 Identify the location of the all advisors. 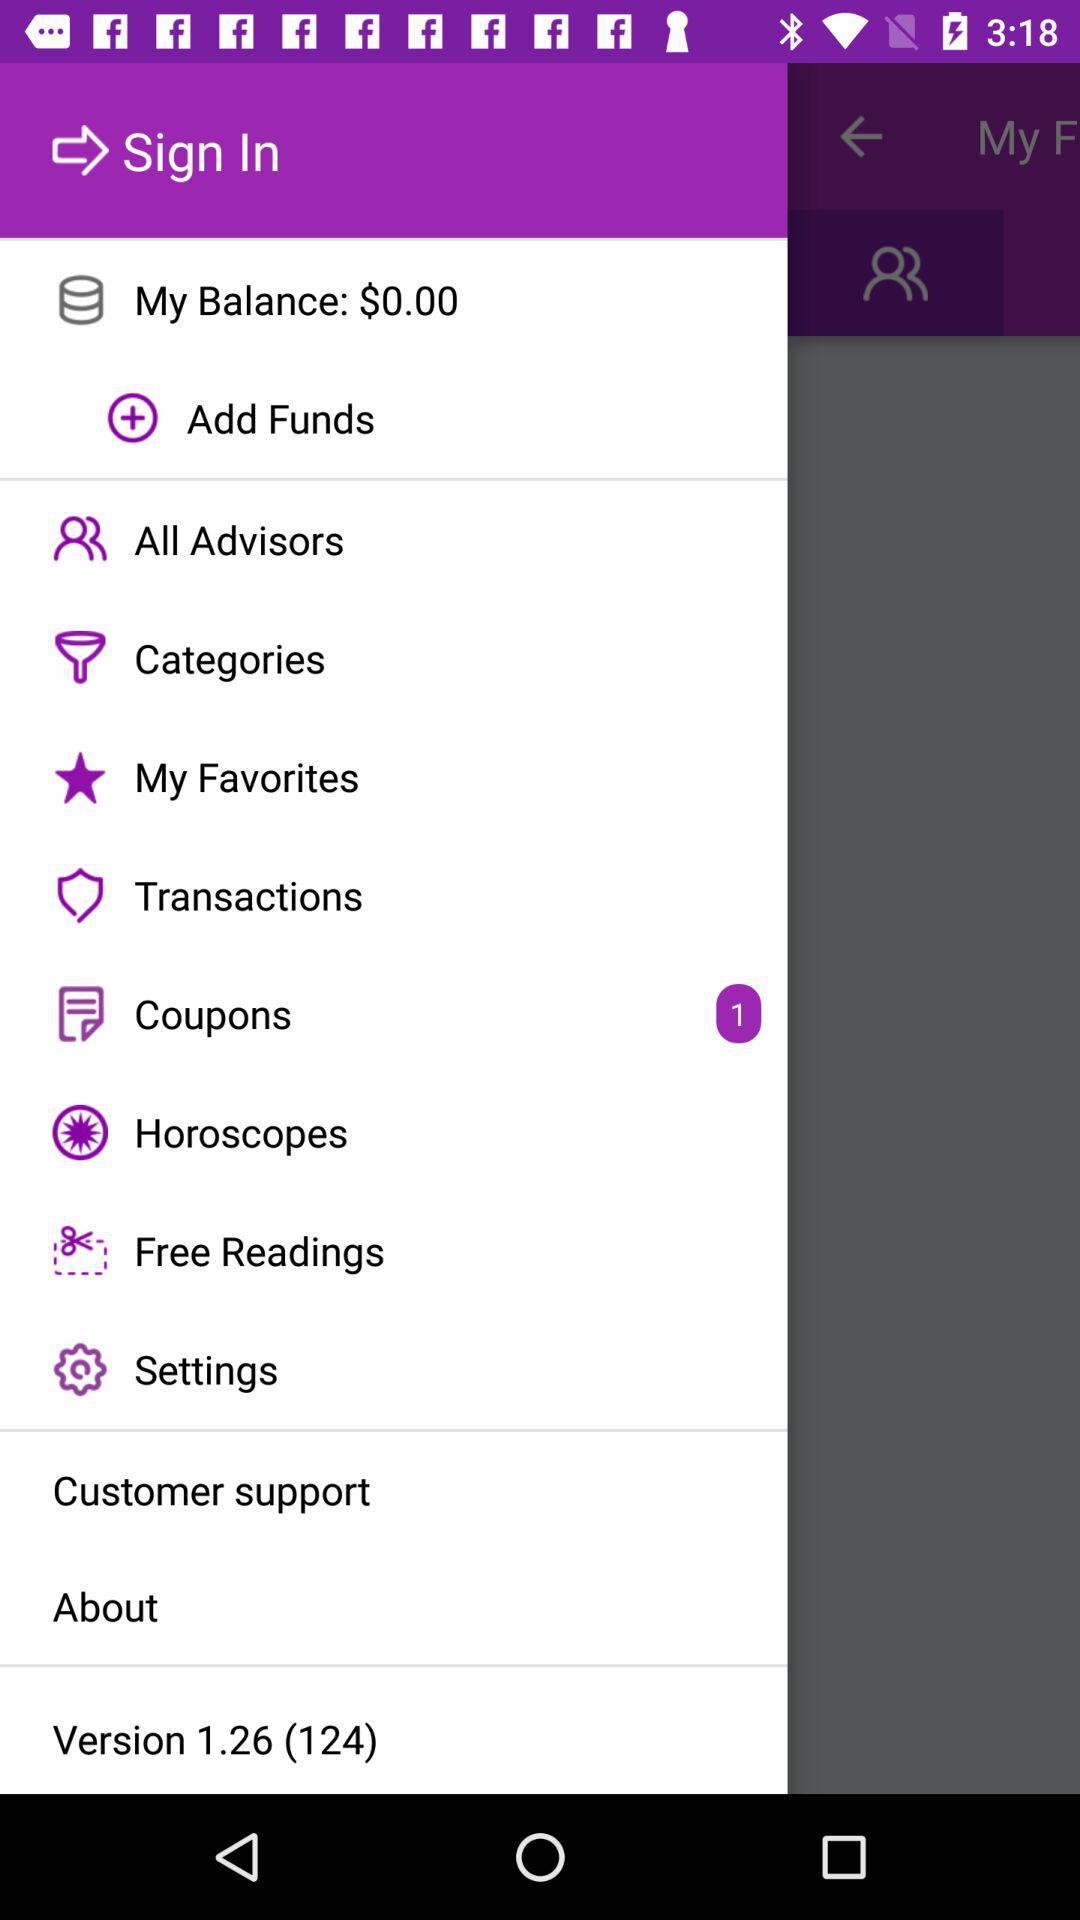
(393, 539).